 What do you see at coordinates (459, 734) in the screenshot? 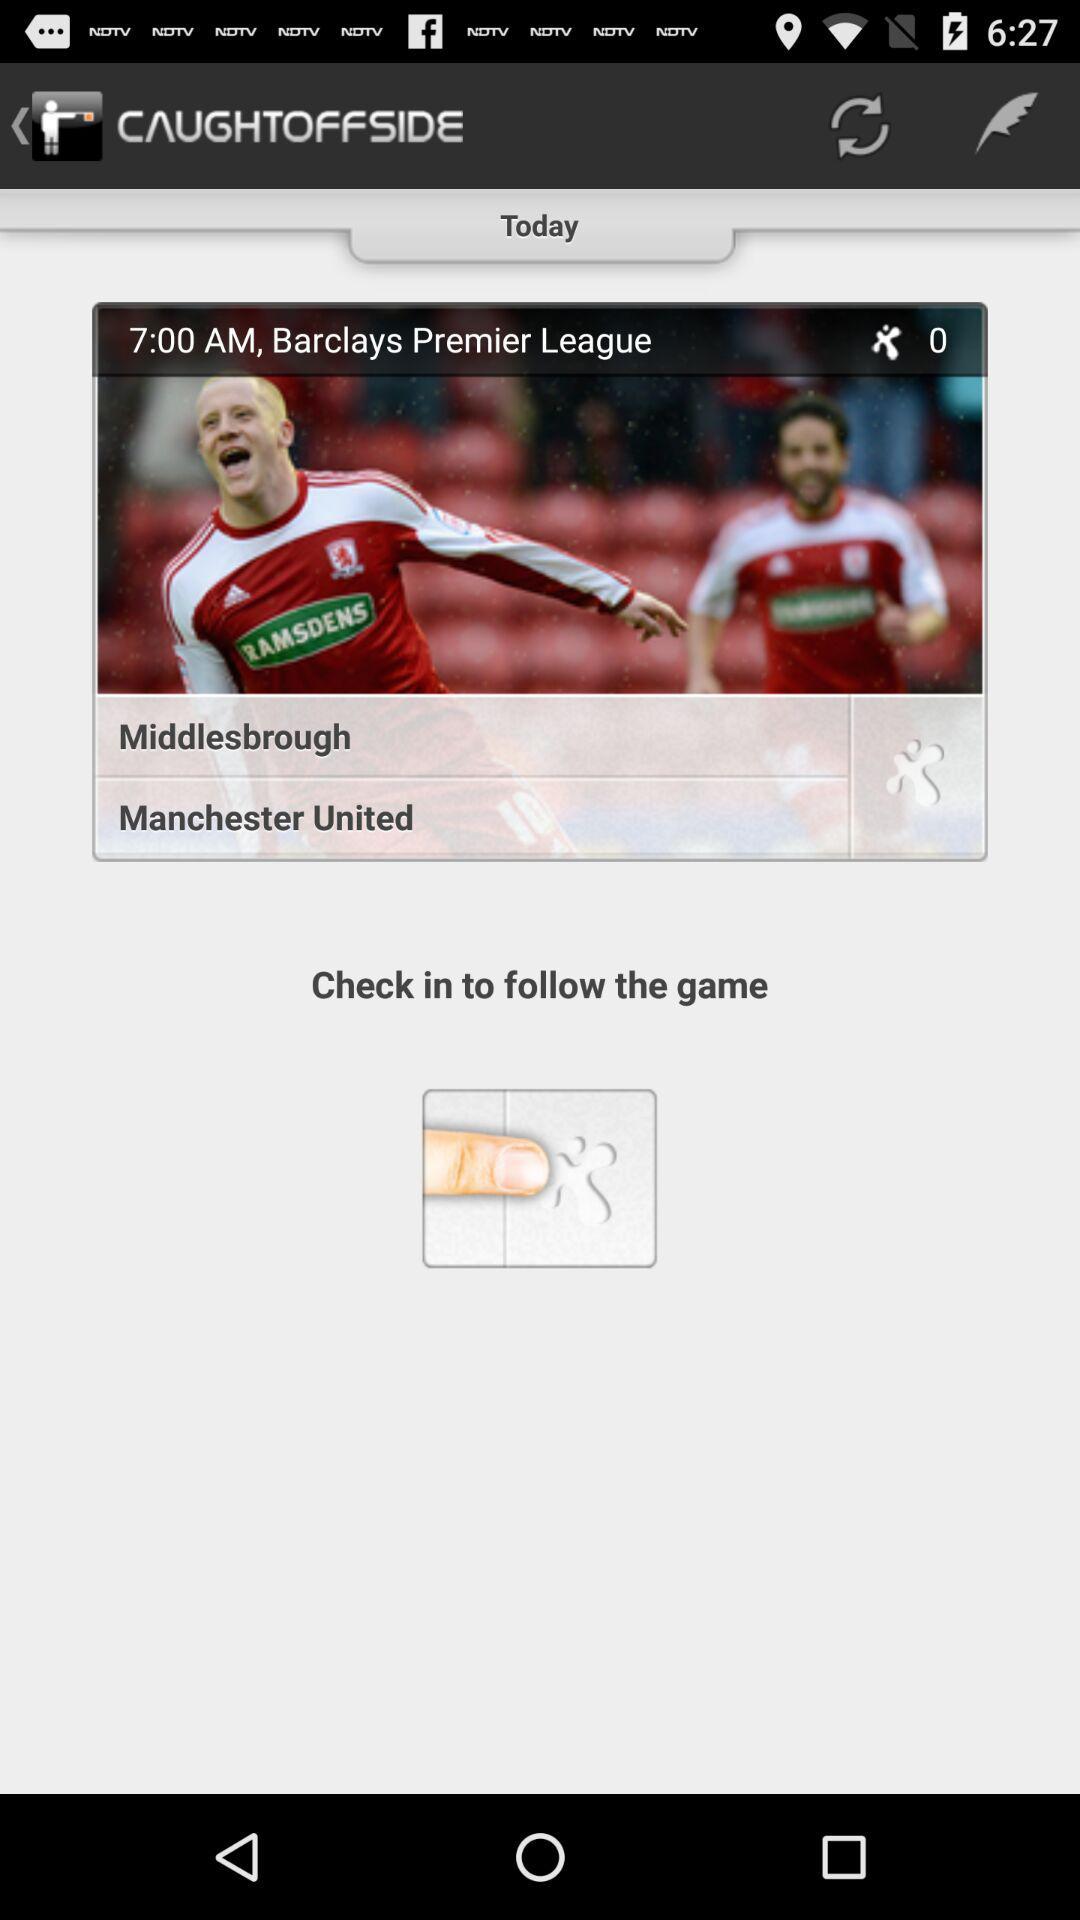
I see `middlesbrough icon` at bounding box center [459, 734].